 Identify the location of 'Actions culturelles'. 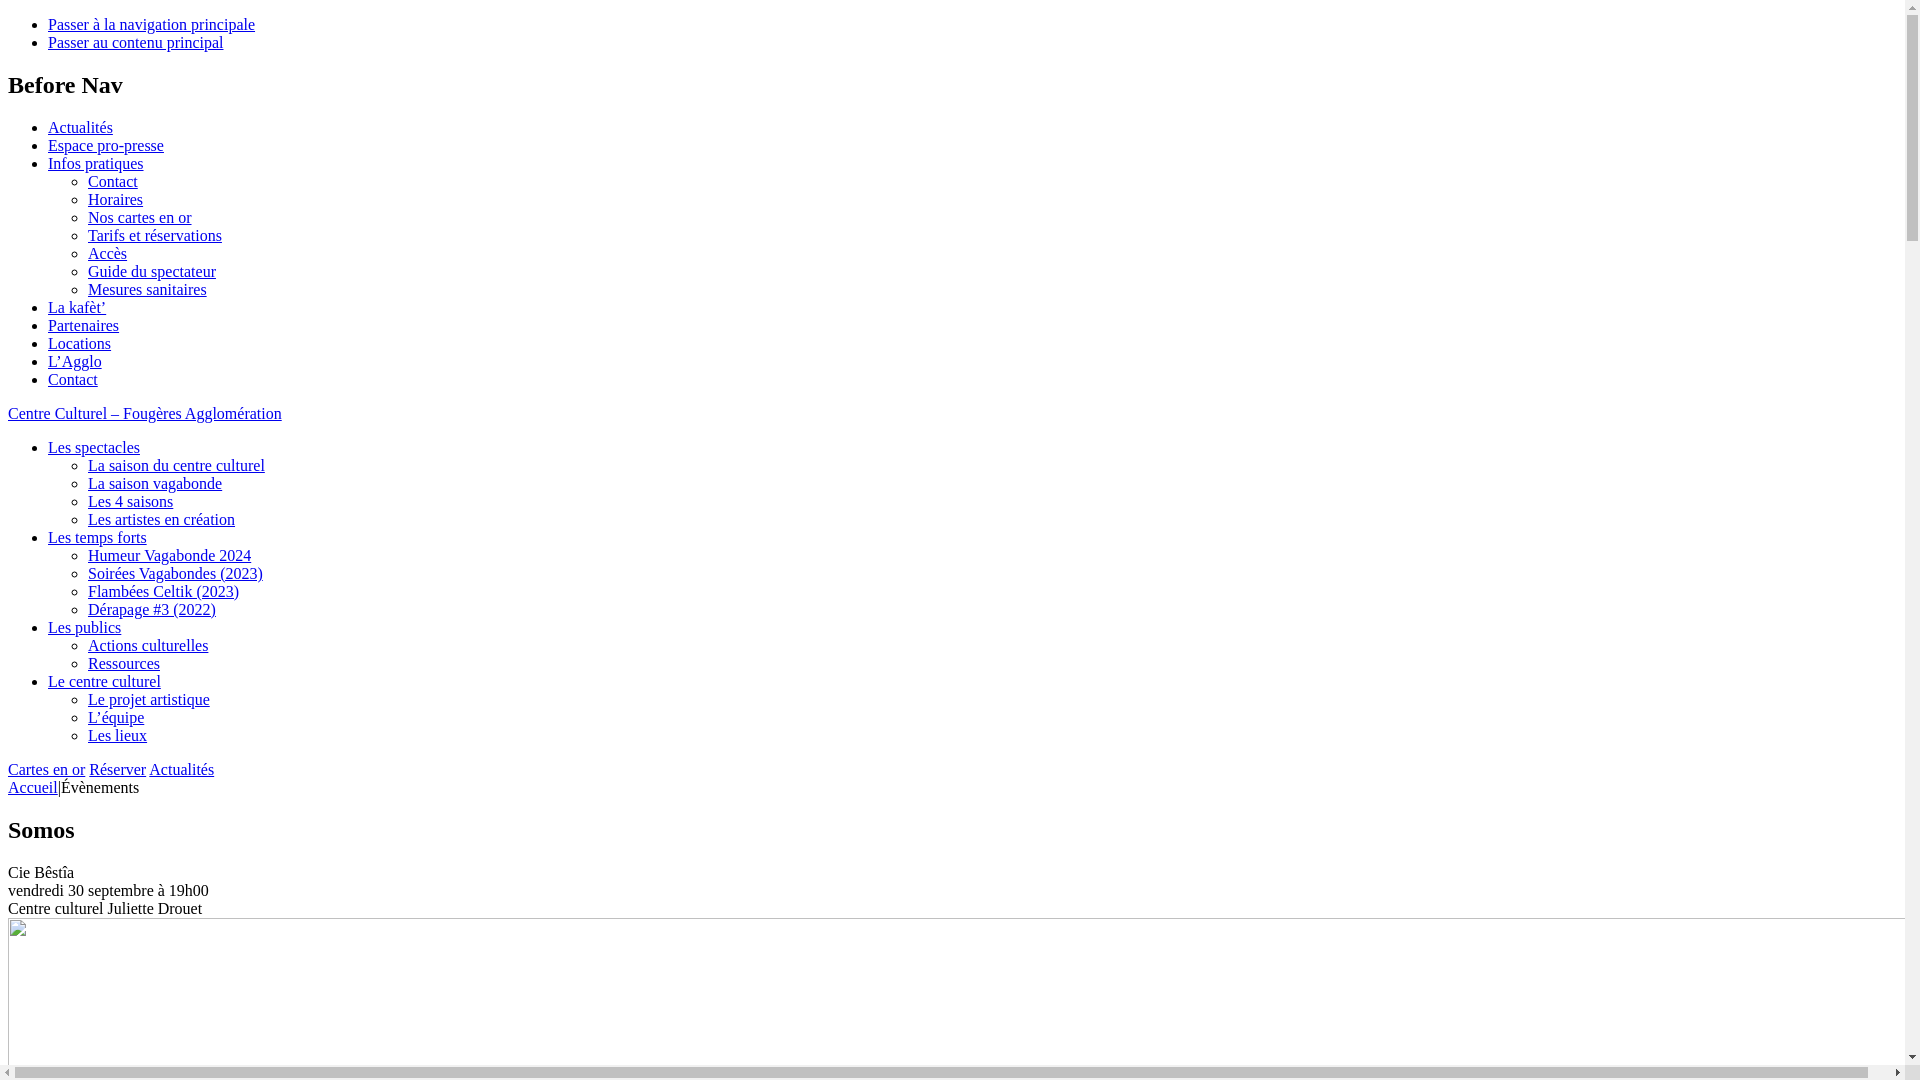
(147, 645).